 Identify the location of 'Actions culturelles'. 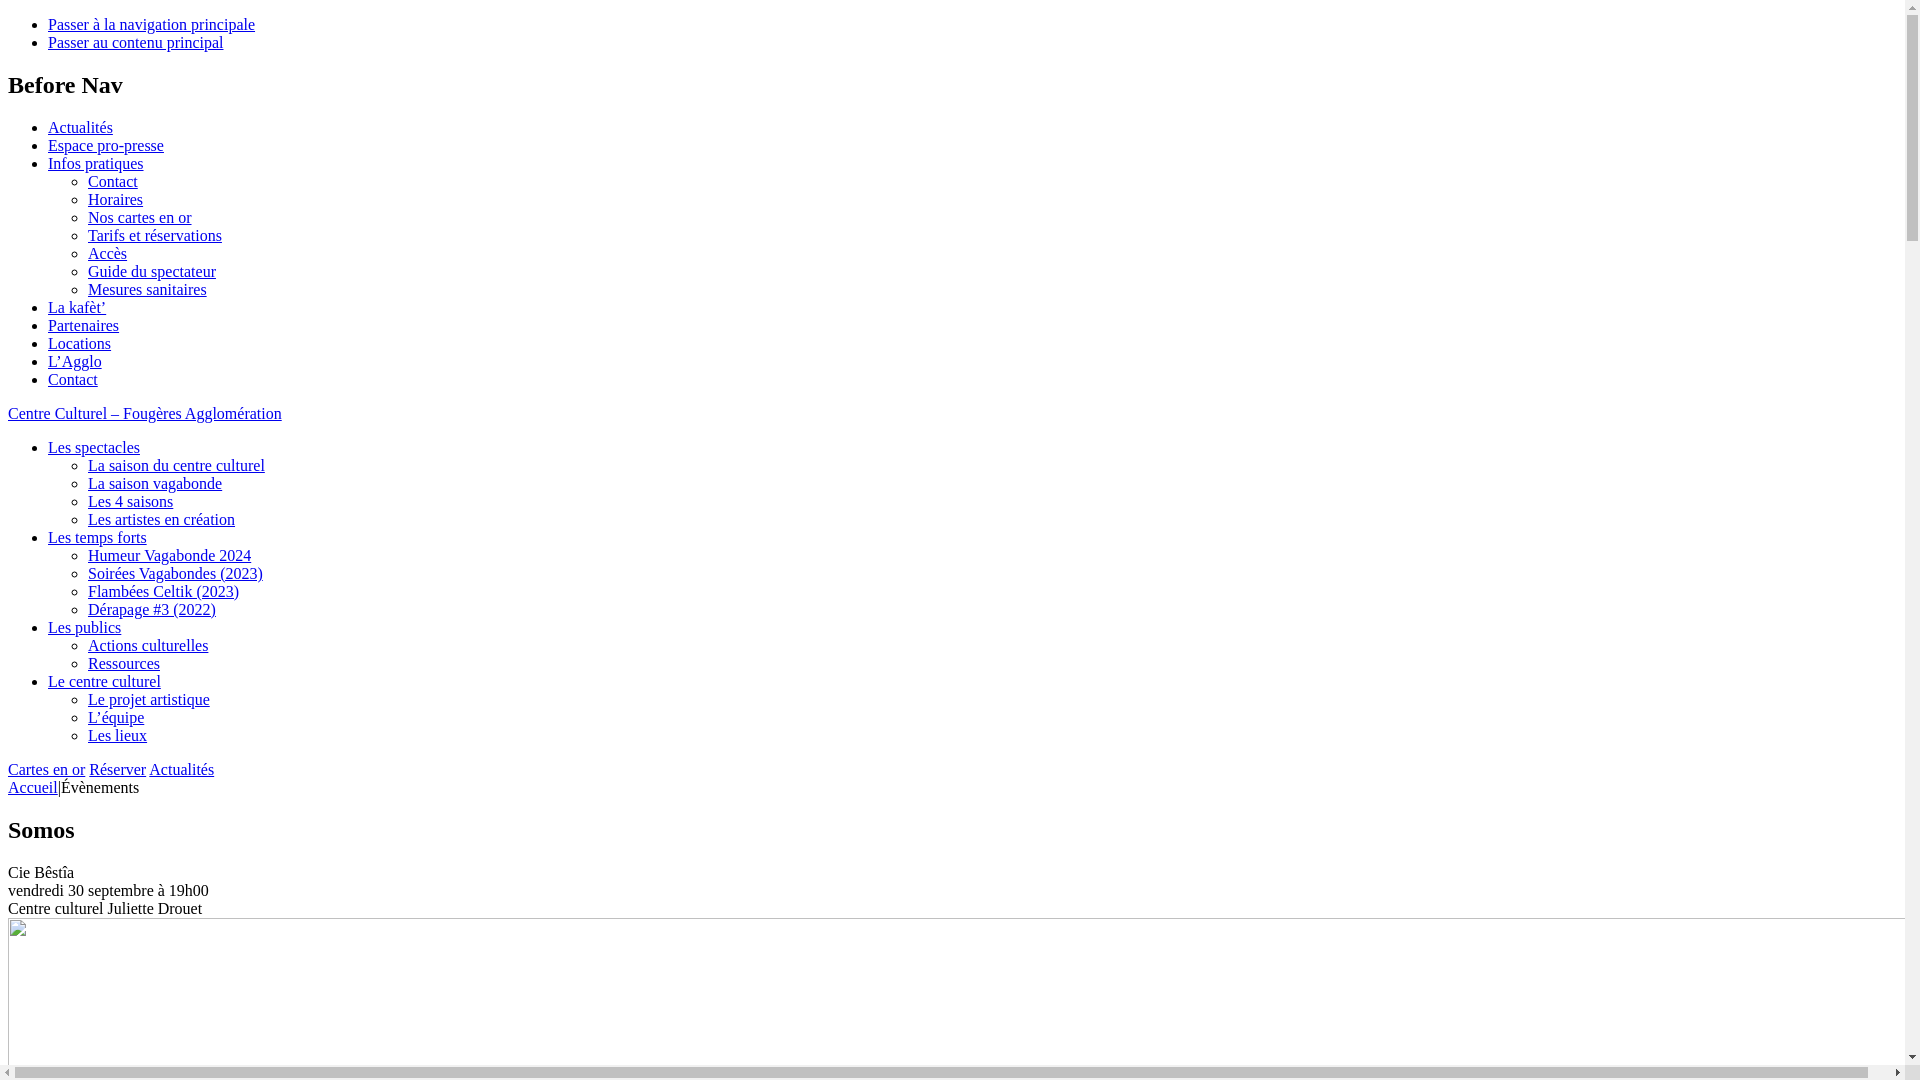
(147, 645).